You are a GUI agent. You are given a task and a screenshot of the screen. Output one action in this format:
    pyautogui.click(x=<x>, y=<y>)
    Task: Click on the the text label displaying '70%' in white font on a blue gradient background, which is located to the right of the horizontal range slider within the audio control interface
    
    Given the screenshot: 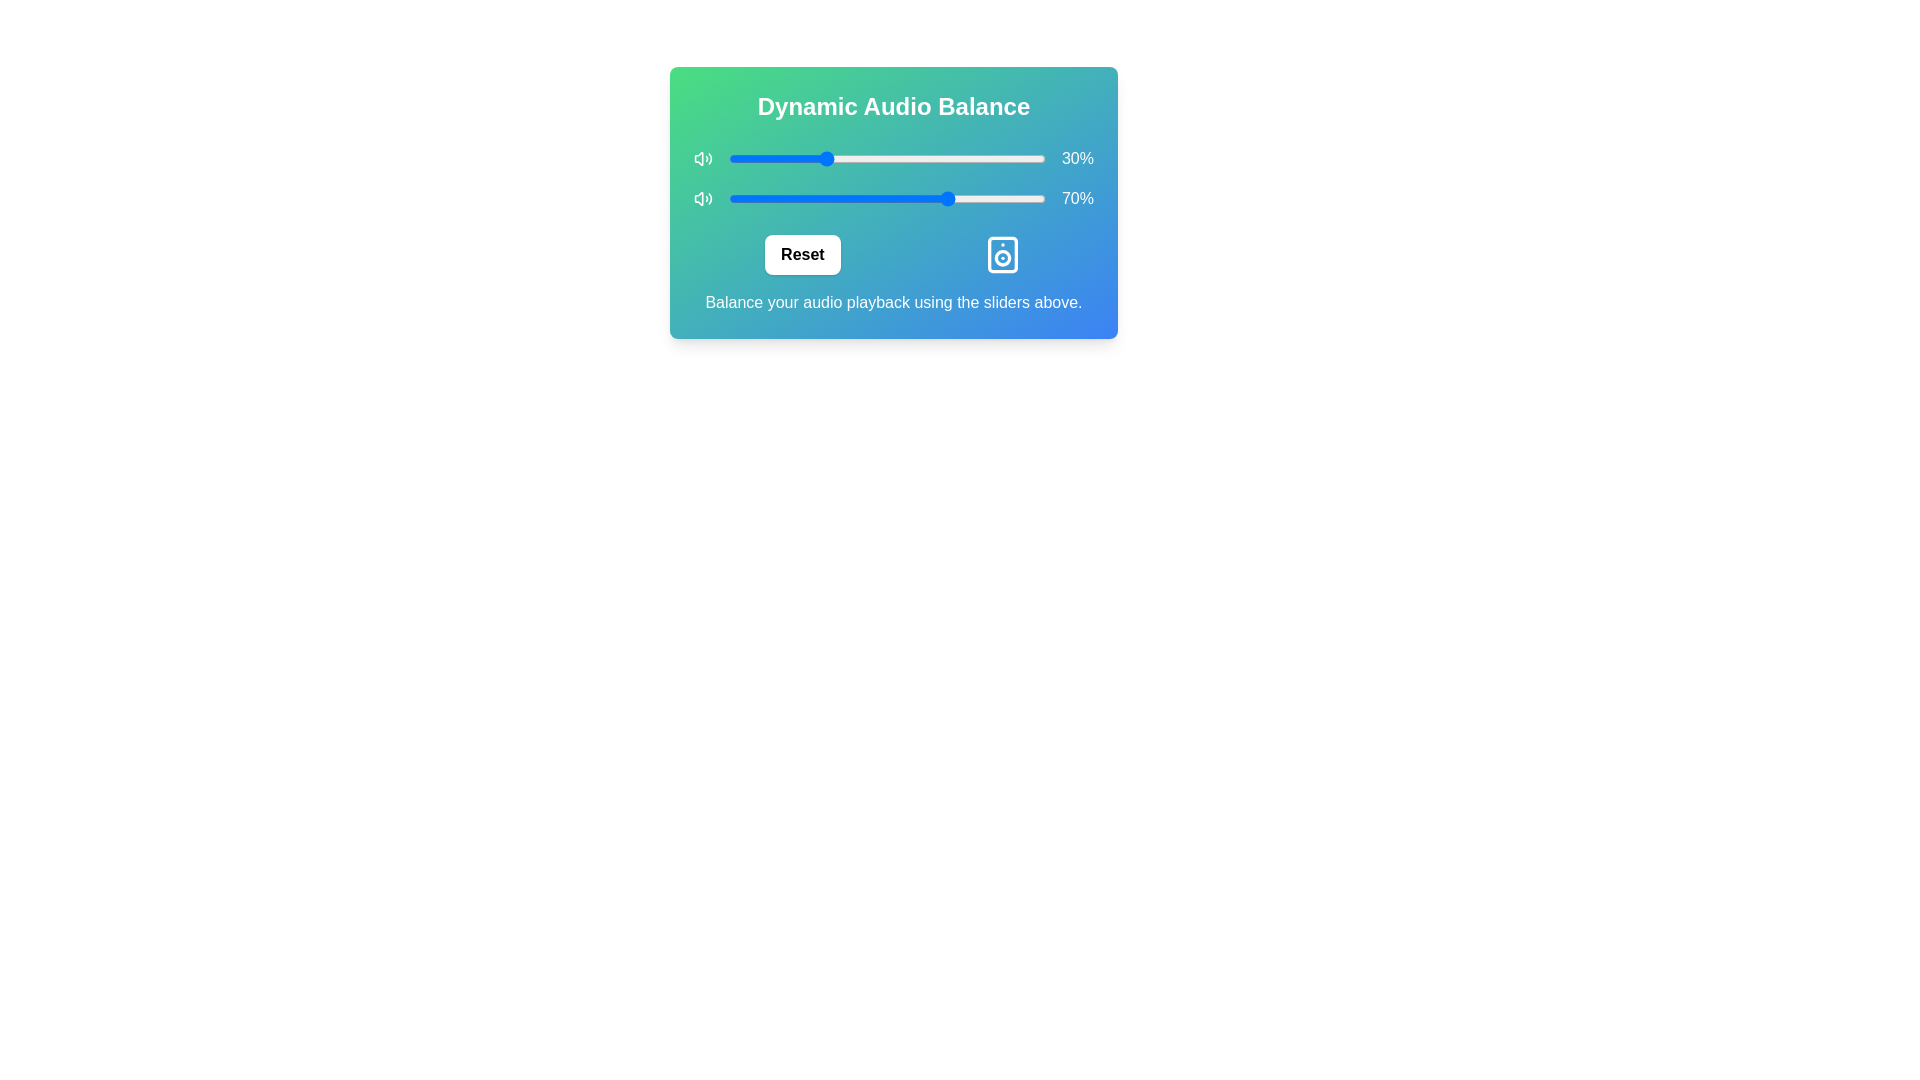 What is the action you would take?
    pyautogui.click(x=1076, y=199)
    